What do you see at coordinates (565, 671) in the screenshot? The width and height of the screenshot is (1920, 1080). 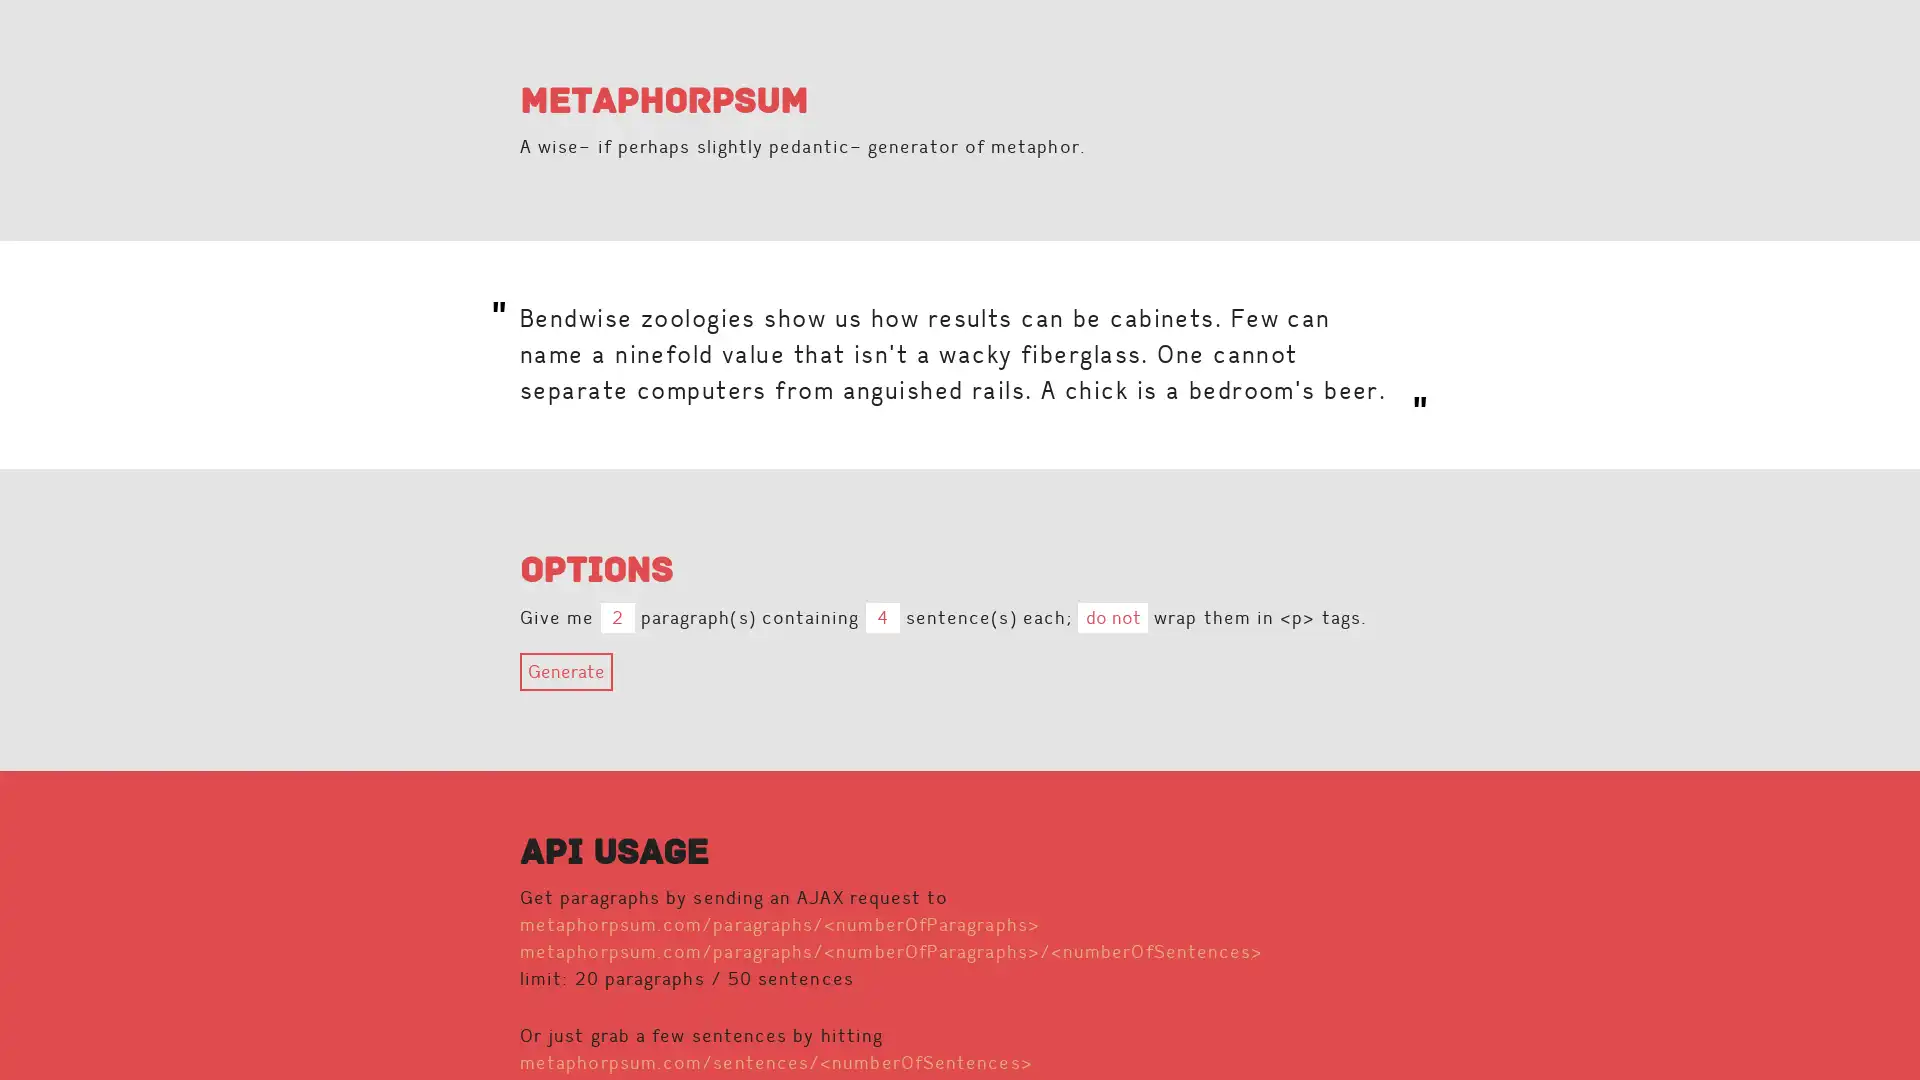 I see `Generate` at bounding box center [565, 671].